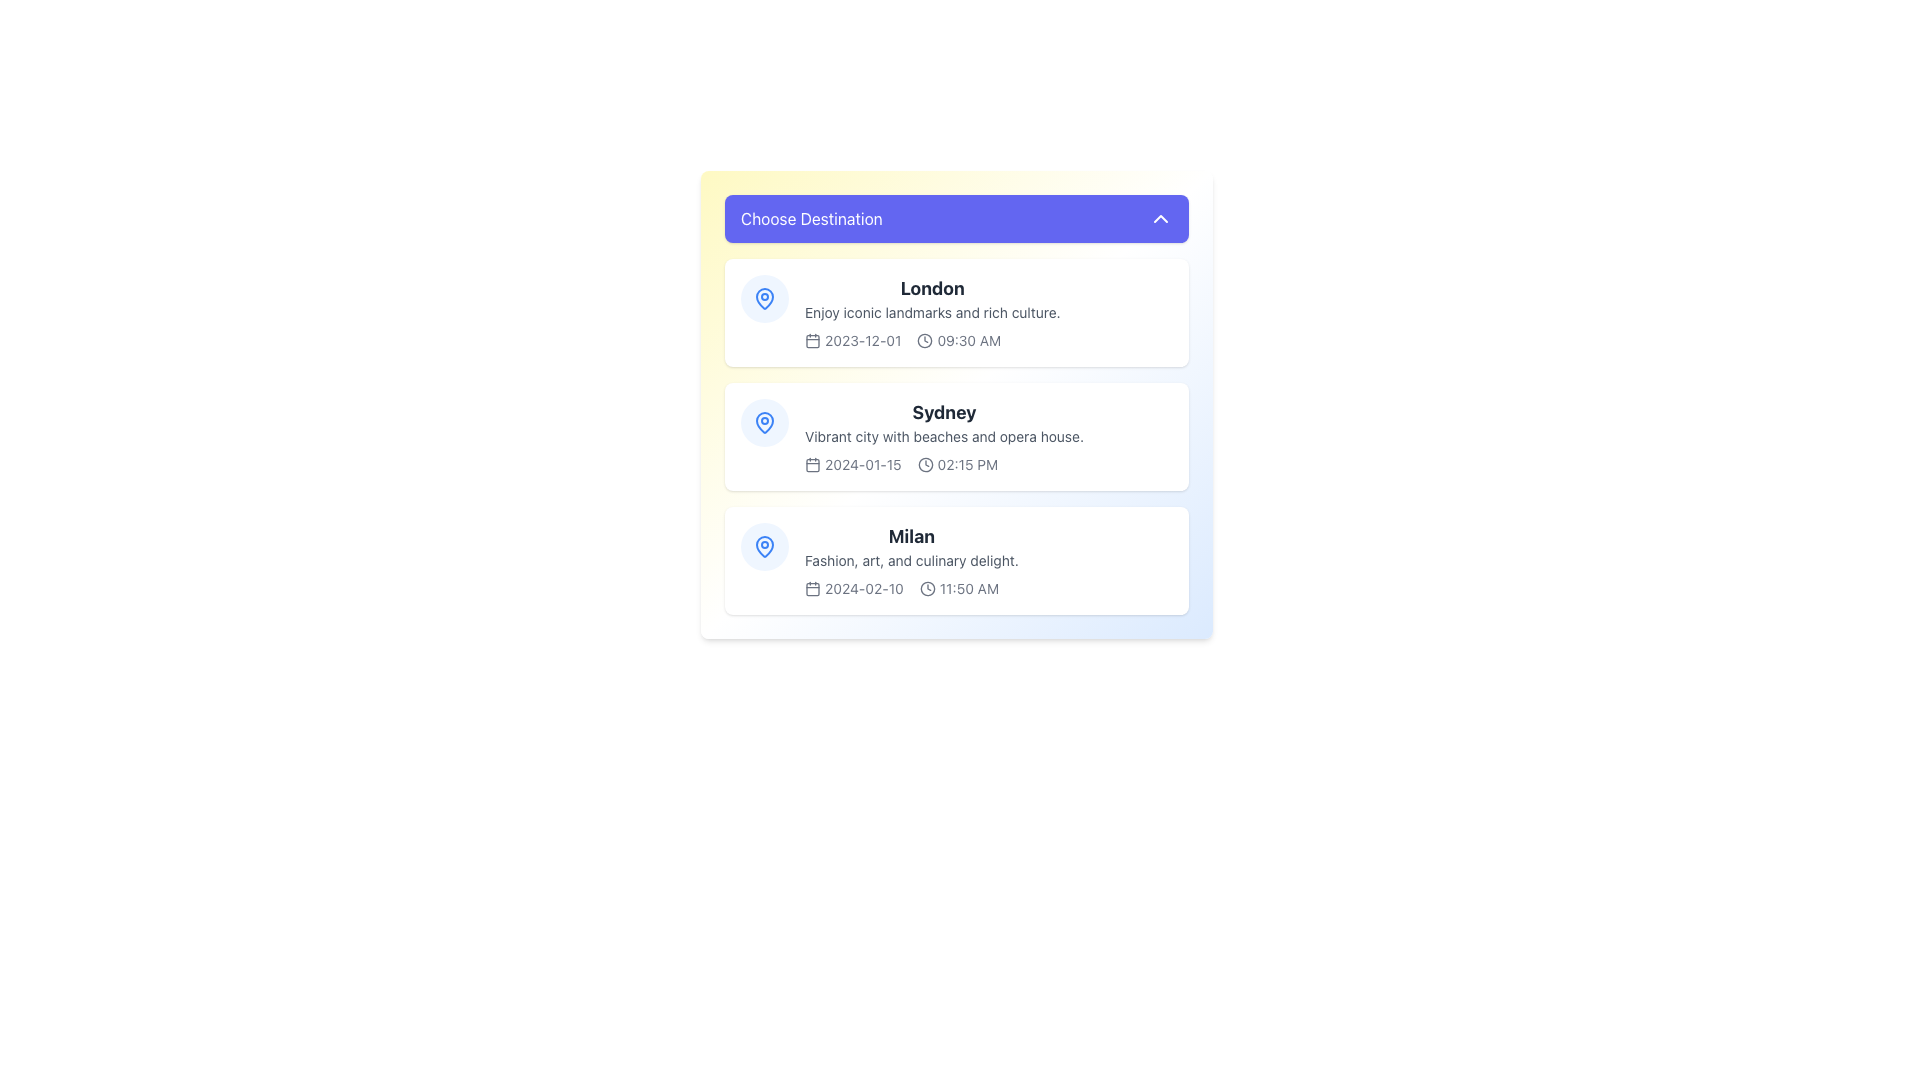 The image size is (1920, 1080). I want to click on the blue SVG map pin icon located next to the text 'Sydney' in the vertical list of selectable options, so click(763, 420).